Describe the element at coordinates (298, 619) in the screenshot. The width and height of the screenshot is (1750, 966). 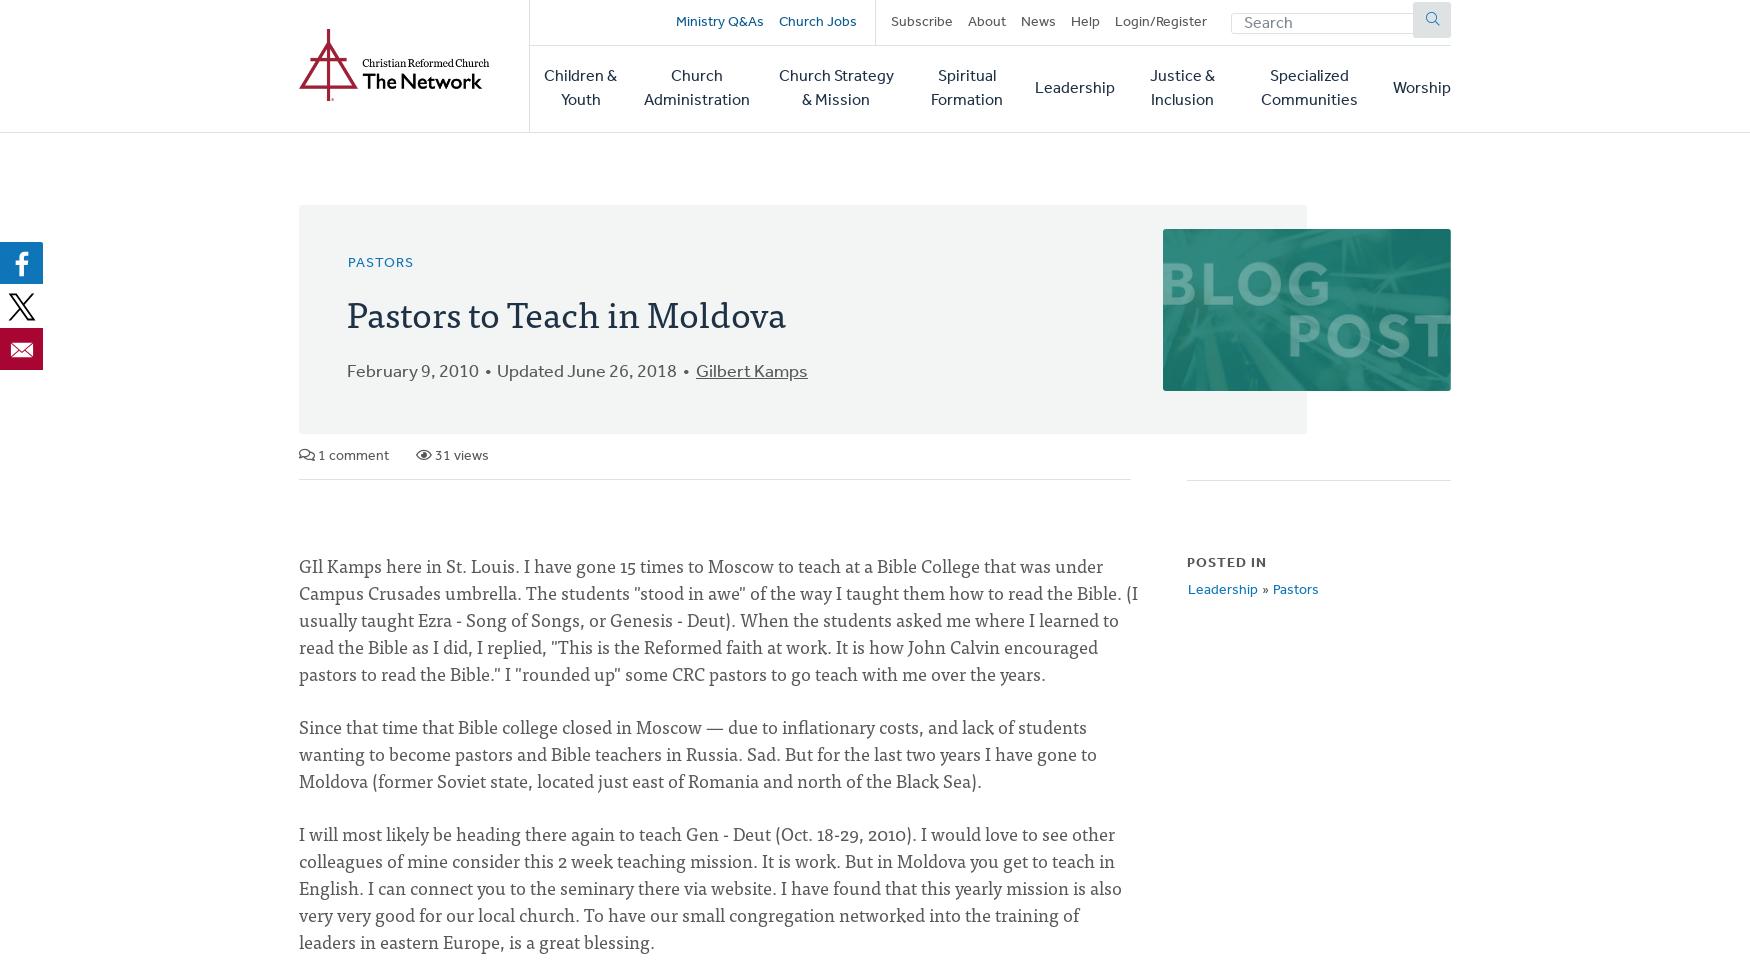
I see `'GIl Kamps here in St. Louis. I have gone 15 times to Moscow to teach at a Bible College that was under Campus Crusades umbrella. The students "stood in awe" of the way I taught them how to read the Bible. (I usually taught Ezra - Song of Songs, or Genesis - Deut). When the students asked me where I learned to read the Bible as I did, I replied, "This is the Reformed faith at work. It is how John Calvin encouraged pastors to read the Bible." I "rounded up" some CRC pastors to go teach with me over the years.'` at that location.